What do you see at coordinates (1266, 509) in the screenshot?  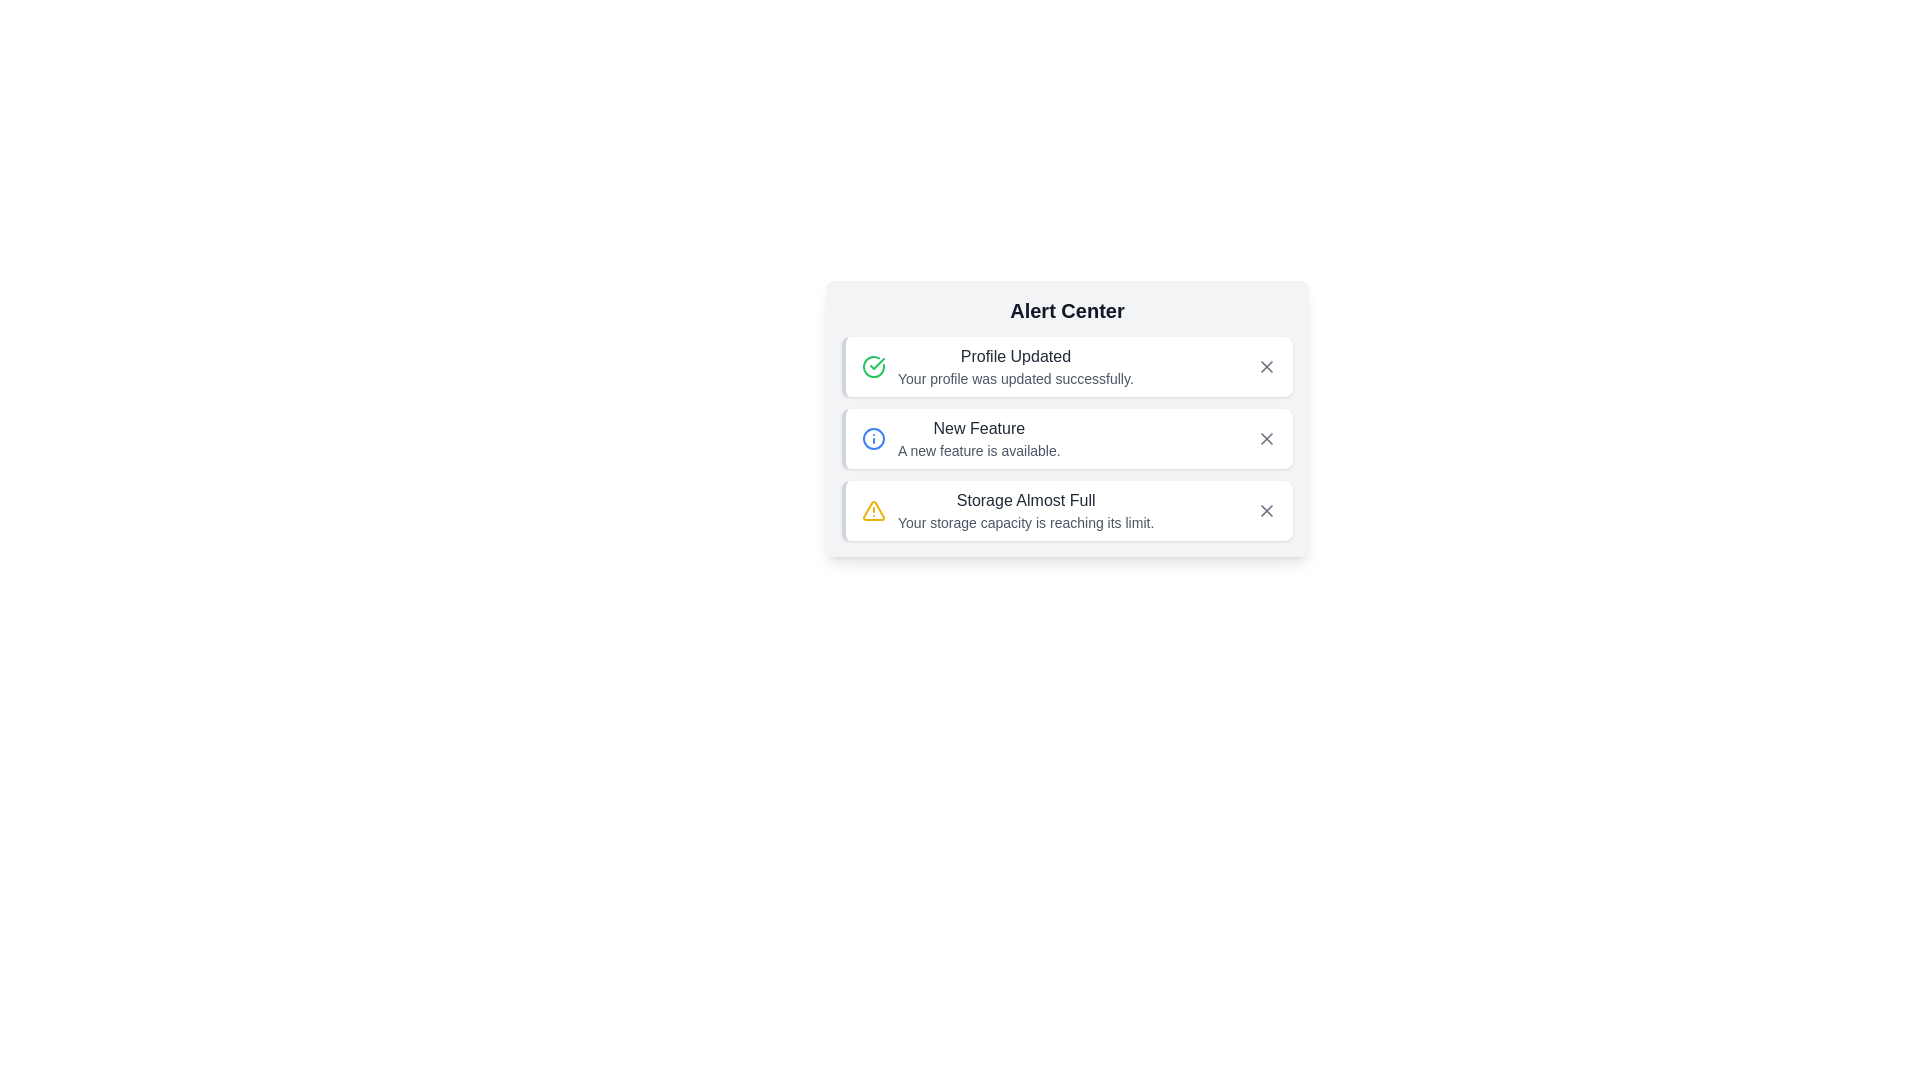 I see `the close button icon located at the far-right edge of the 'Storage Almost Full' notification panel to trigger a style change` at bounding box center [1266, 509].